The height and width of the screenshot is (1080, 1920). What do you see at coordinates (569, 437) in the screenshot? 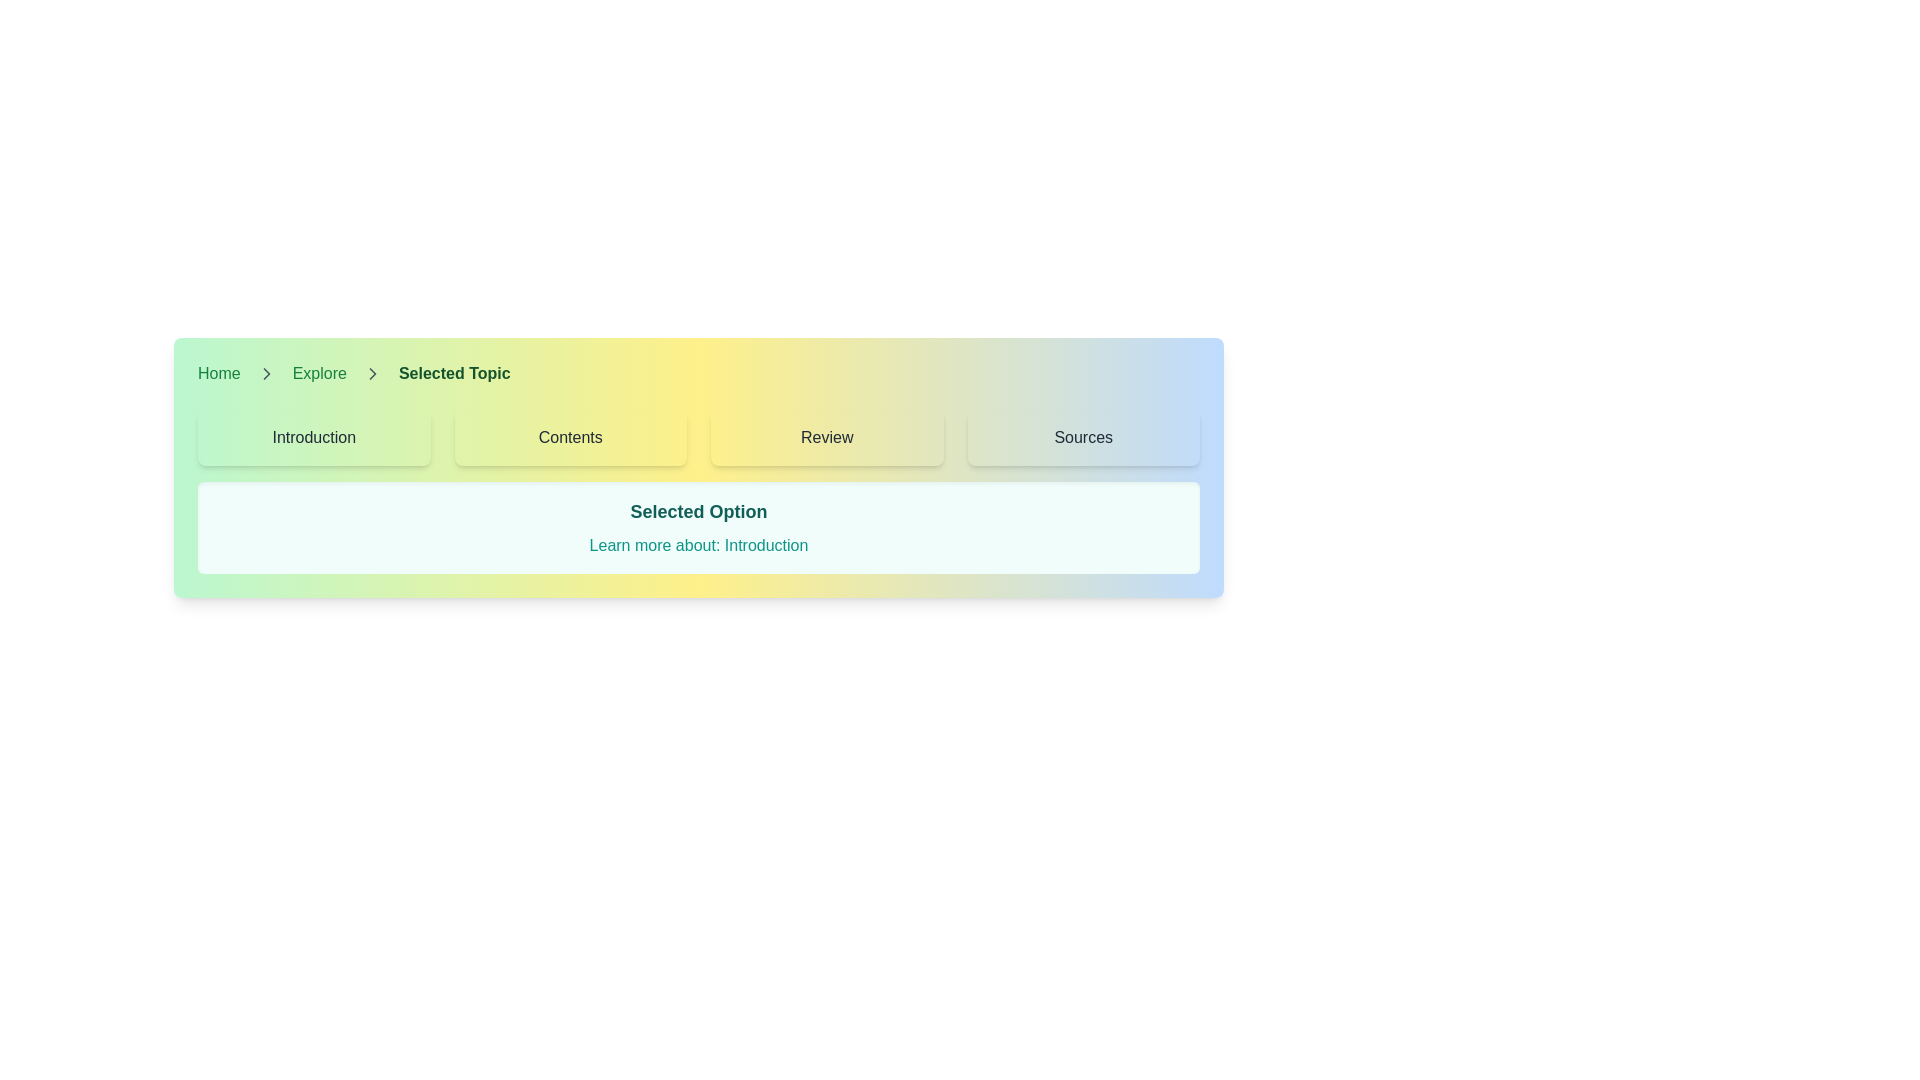
I see `the 'Contents' button-like UI component, which is a rectangular box with rounded corners and a gradient background from green to yellow` at bounding box center [569, 437].